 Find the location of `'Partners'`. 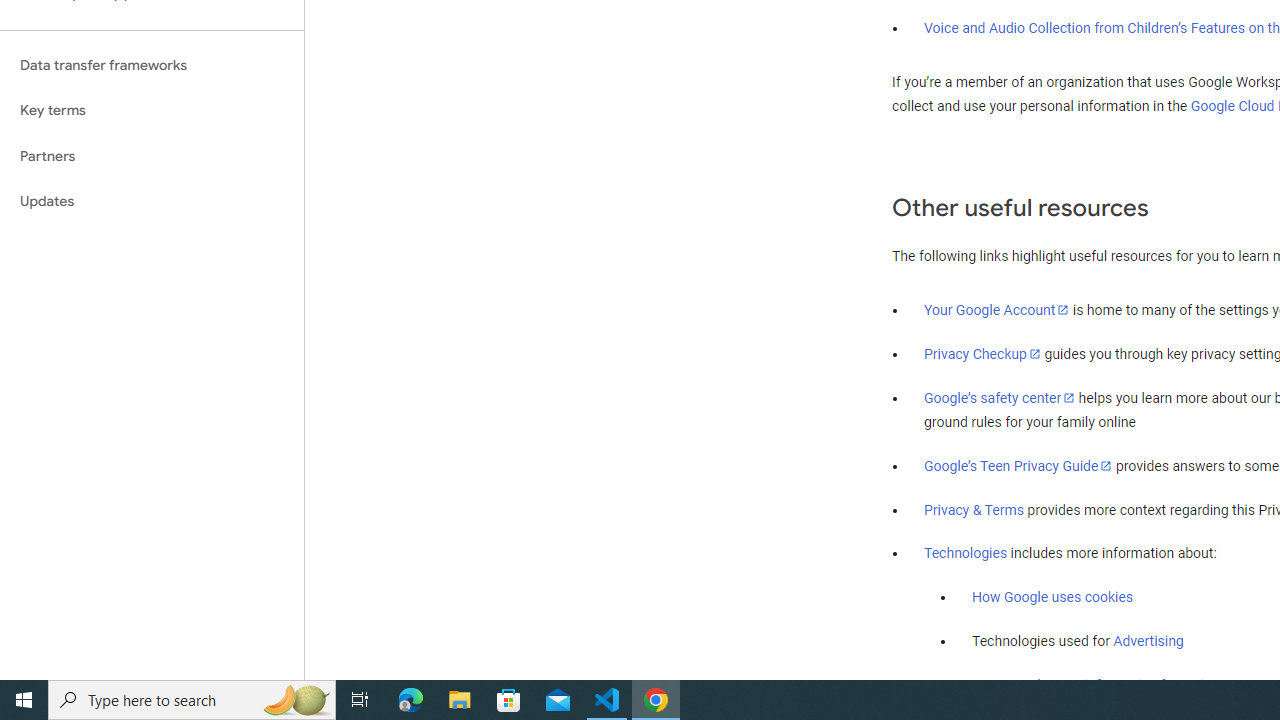

'Partners' is located at coordinates (151, 155).